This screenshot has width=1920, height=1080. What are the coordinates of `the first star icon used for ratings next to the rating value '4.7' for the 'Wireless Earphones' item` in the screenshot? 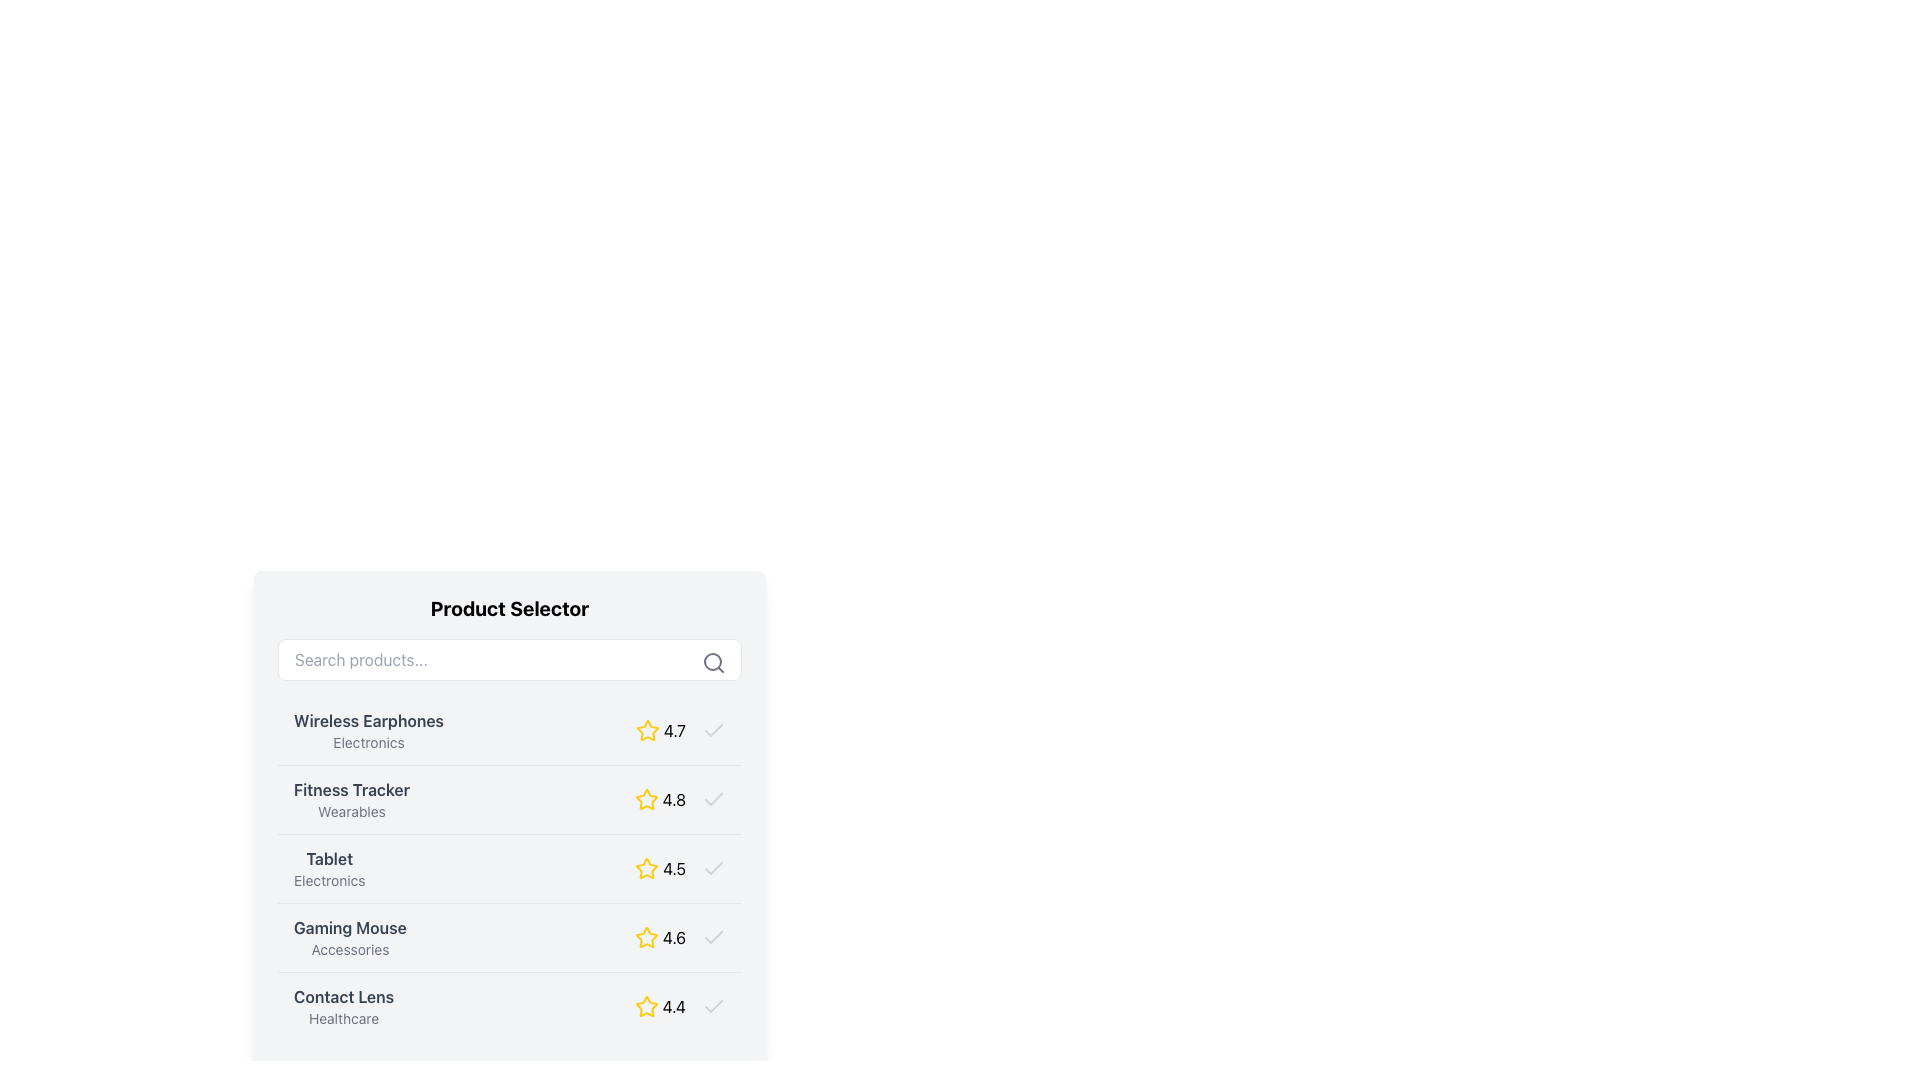 It's located at (647, 730).